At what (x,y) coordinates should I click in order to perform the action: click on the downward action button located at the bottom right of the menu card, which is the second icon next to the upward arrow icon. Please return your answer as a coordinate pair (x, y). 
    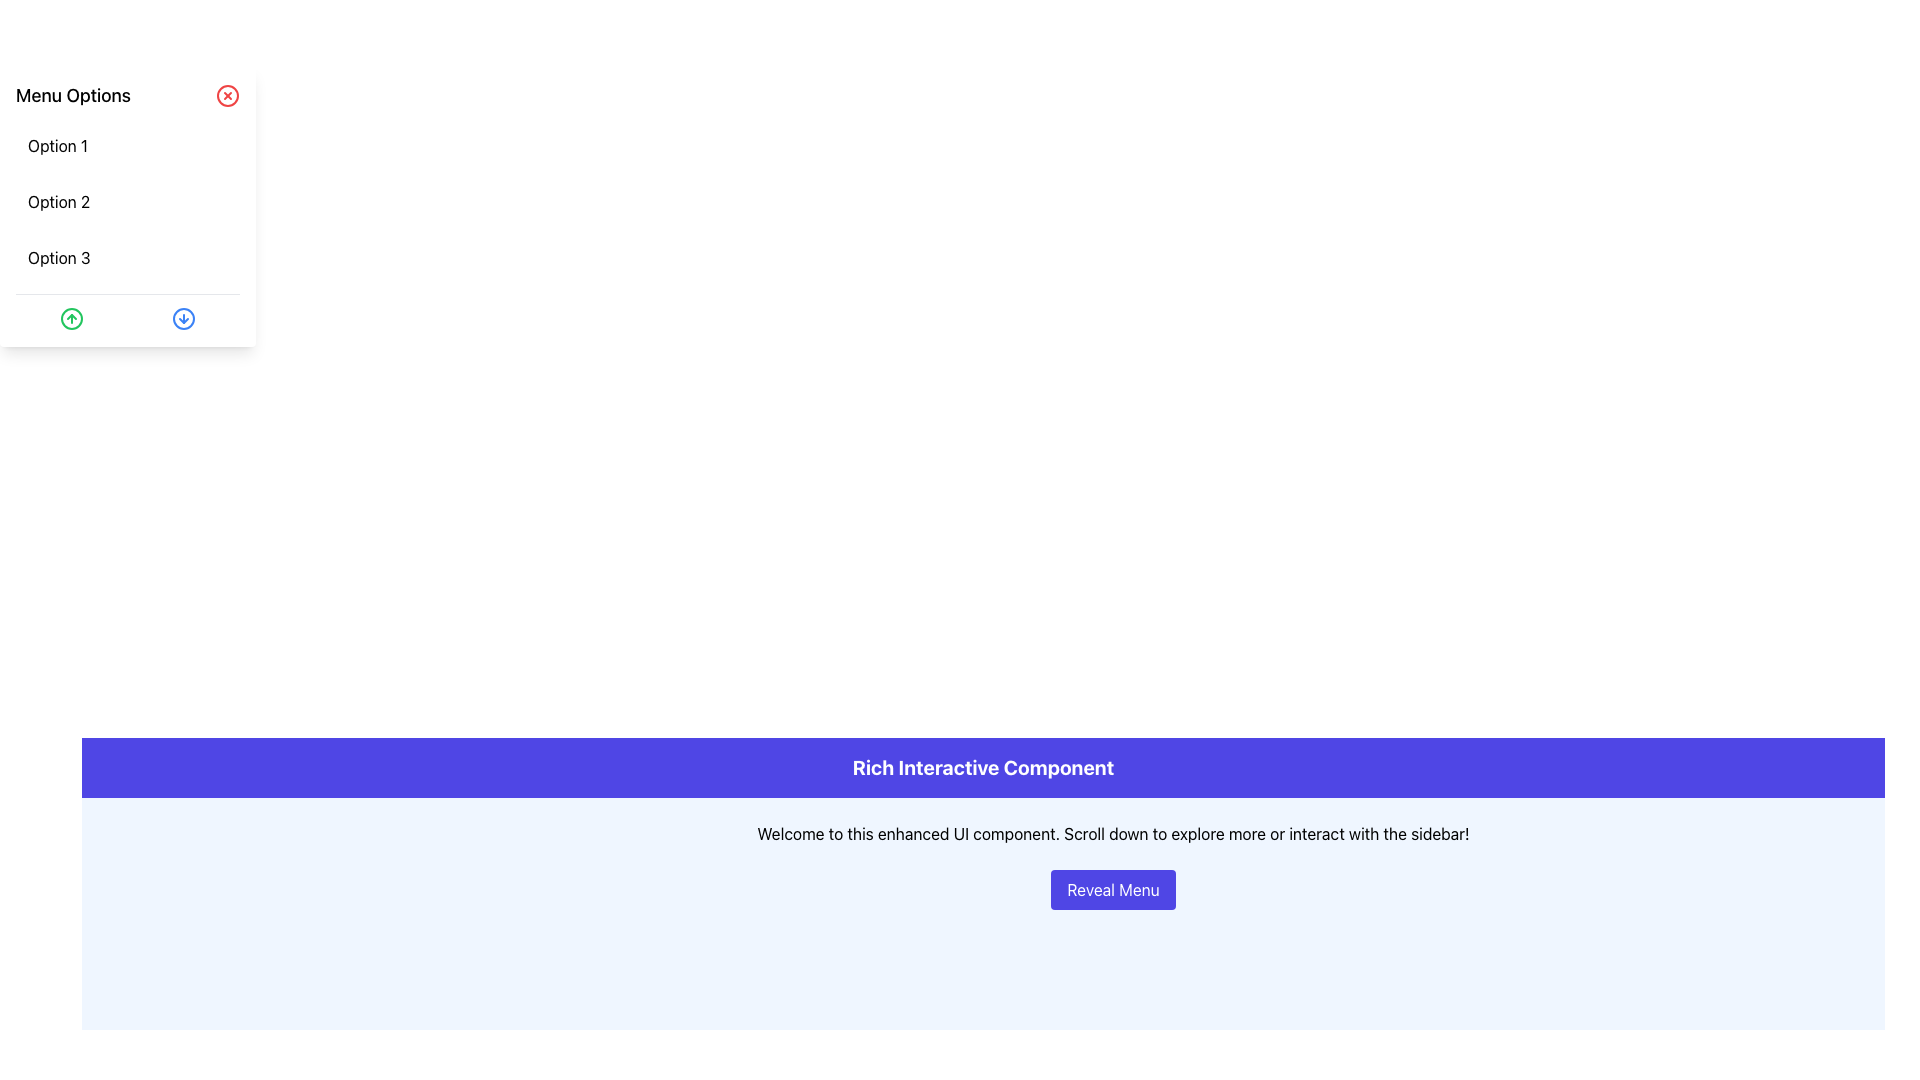
    Looking at the image, I should click on (183, 318).